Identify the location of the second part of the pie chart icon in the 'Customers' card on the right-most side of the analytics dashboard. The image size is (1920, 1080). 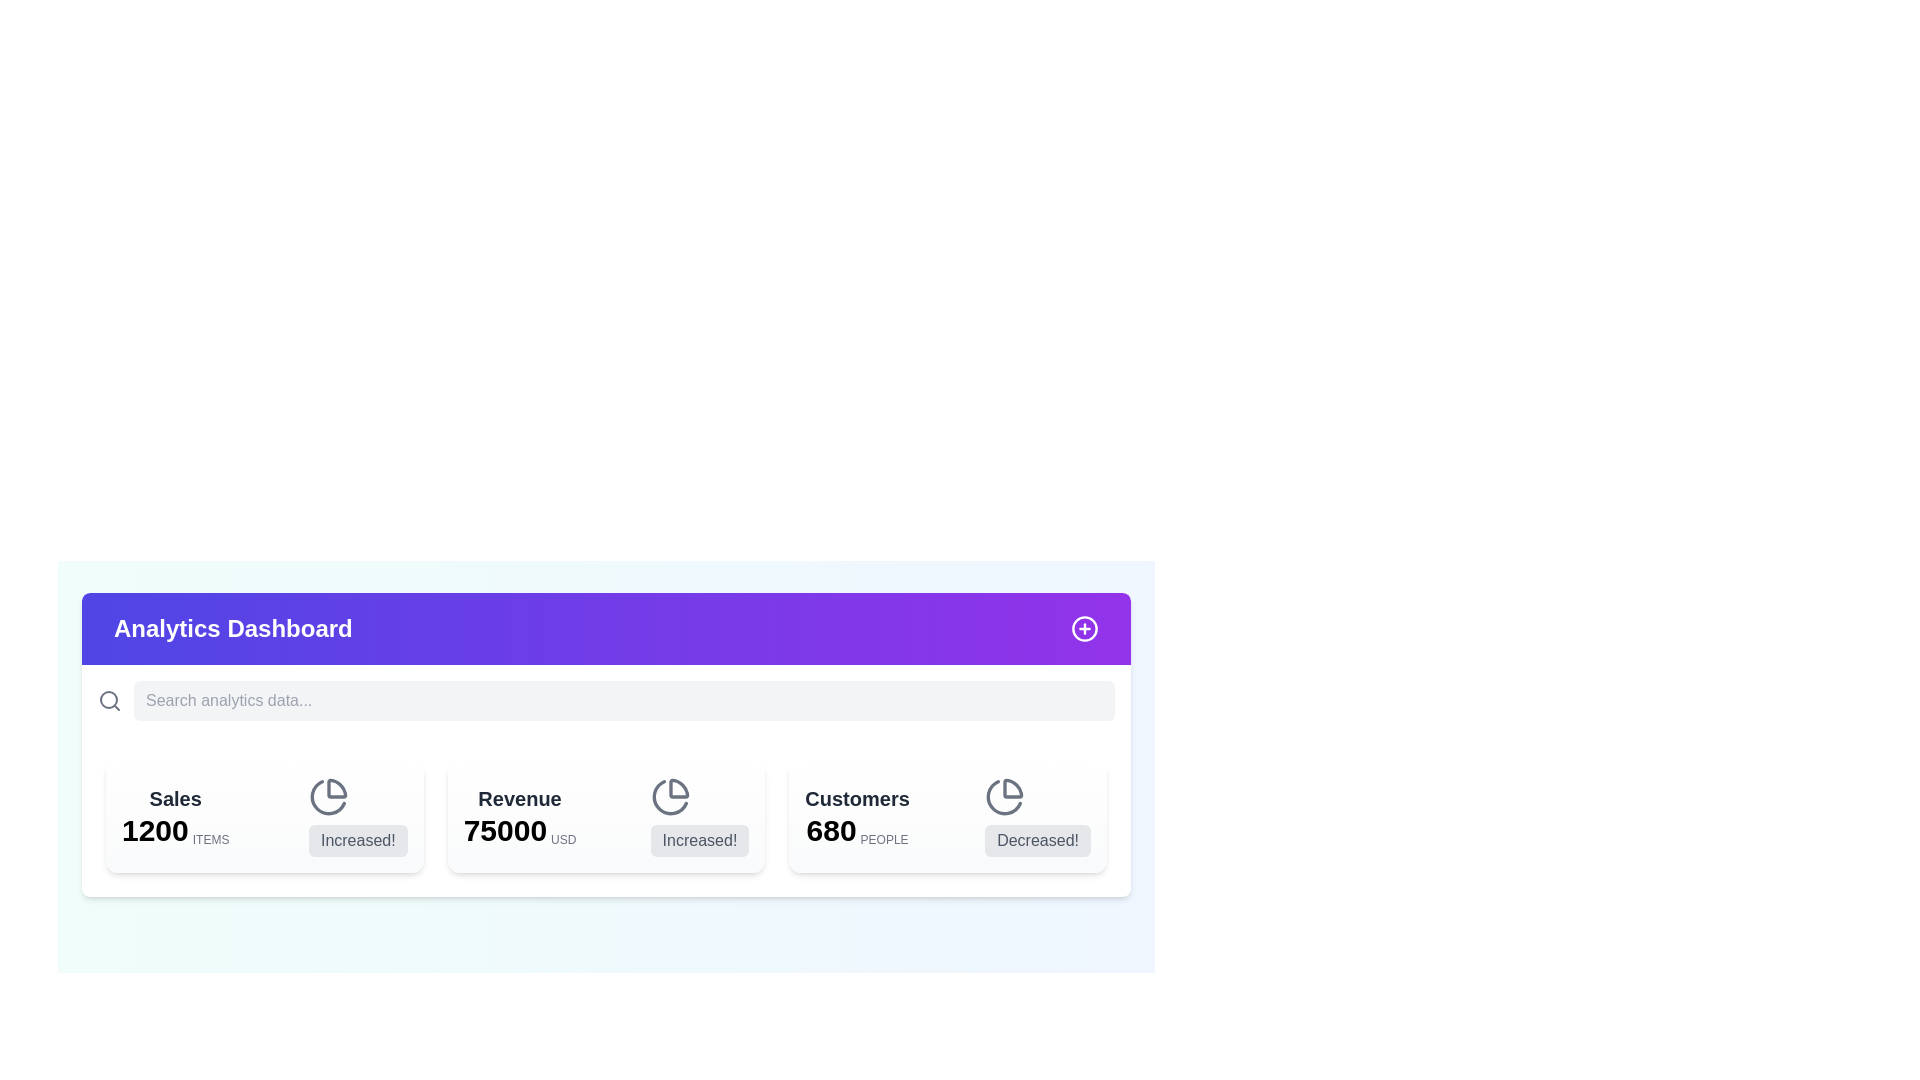
(1004, 796).